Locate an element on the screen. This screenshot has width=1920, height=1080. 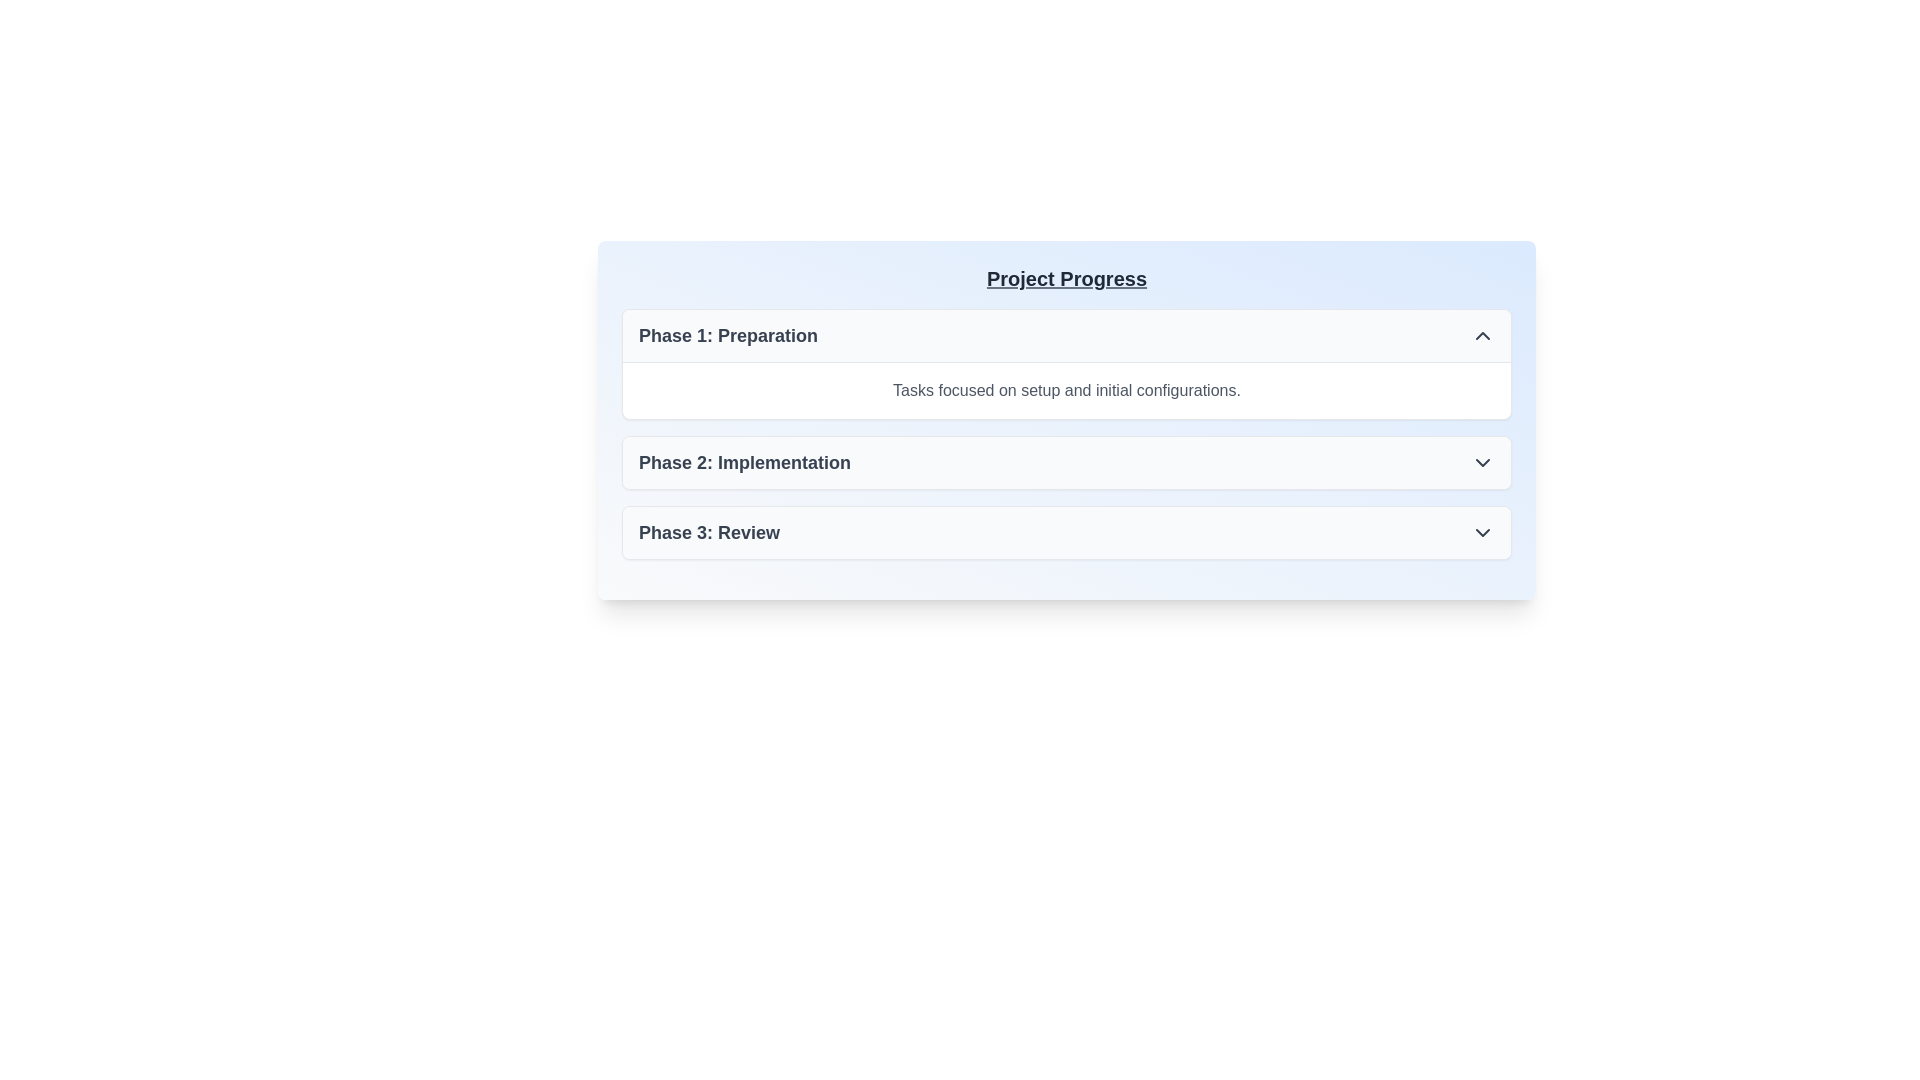
the upward-pointing dark gray Chevron icon adjacent to the text 'Phase 1: Preparation' is located at coordinates (1483, 334).